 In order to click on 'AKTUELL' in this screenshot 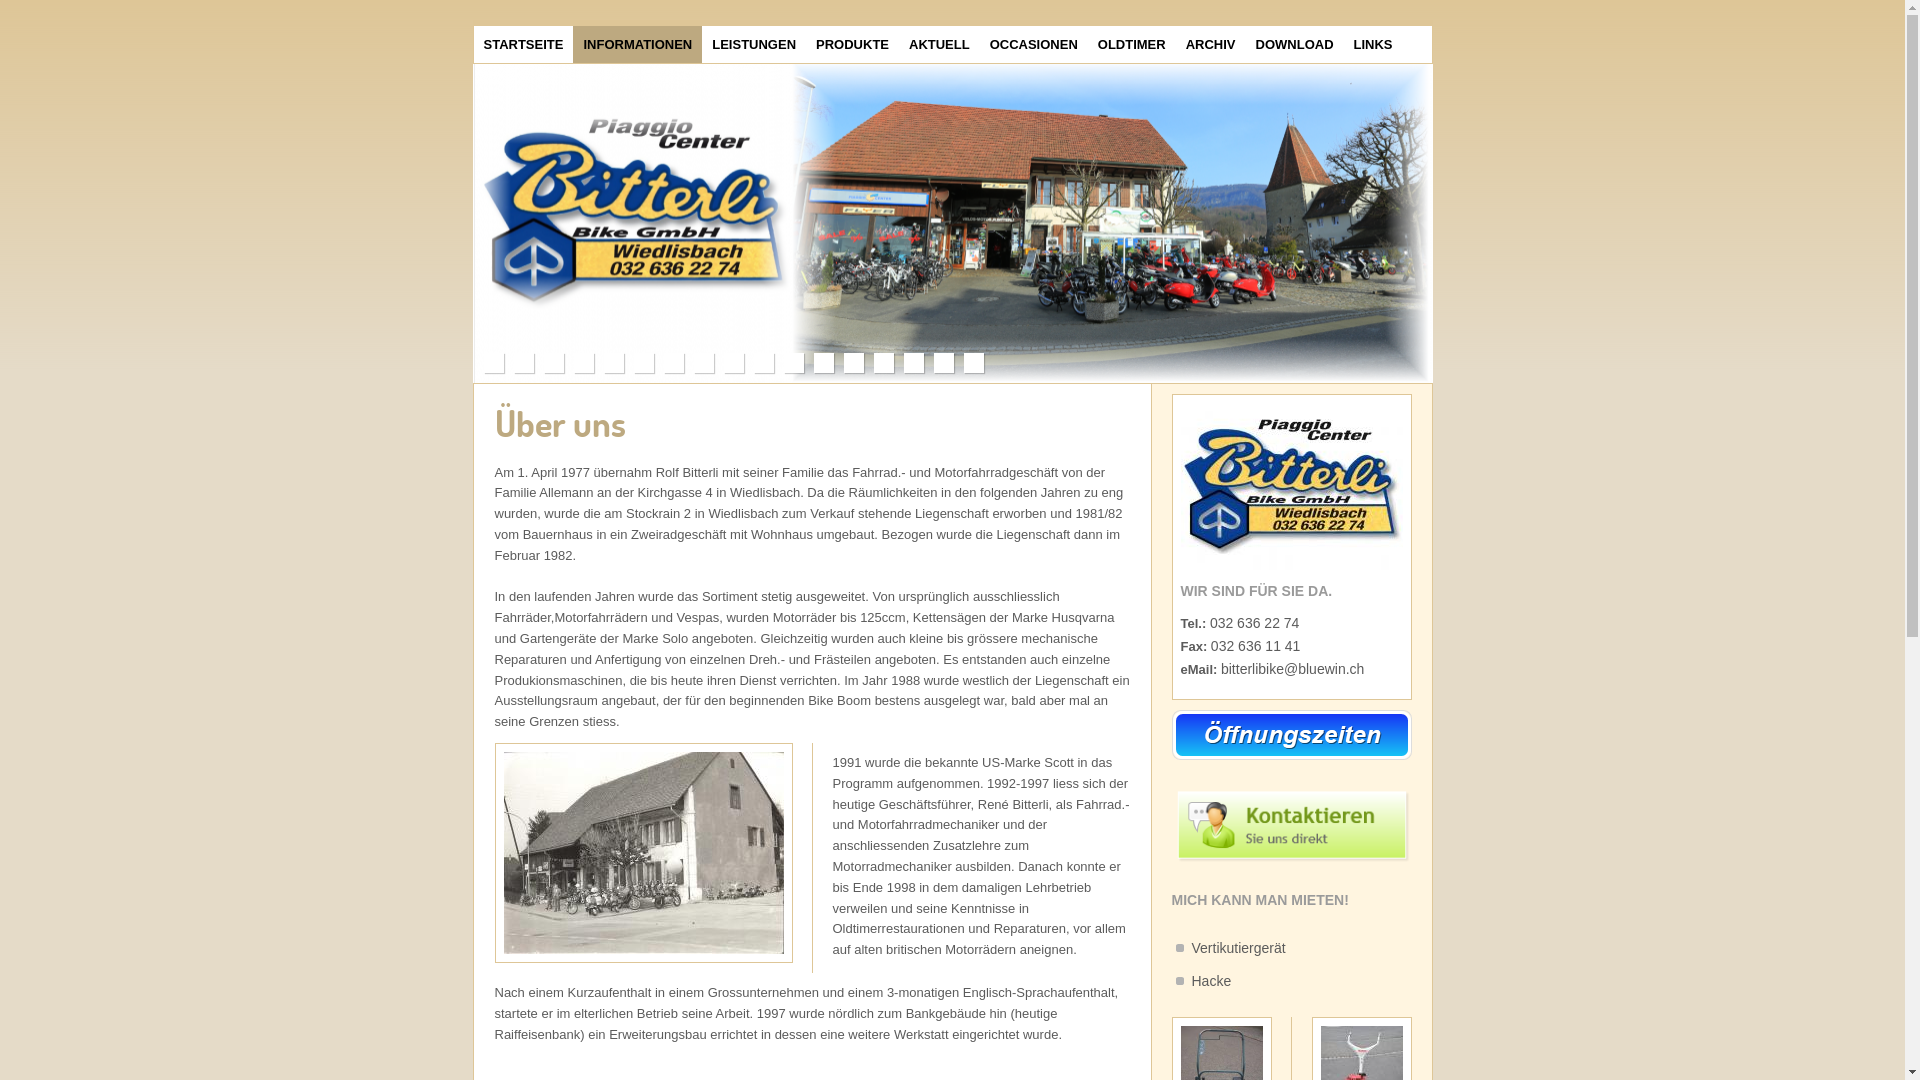, I will do `click(938, 44)`.